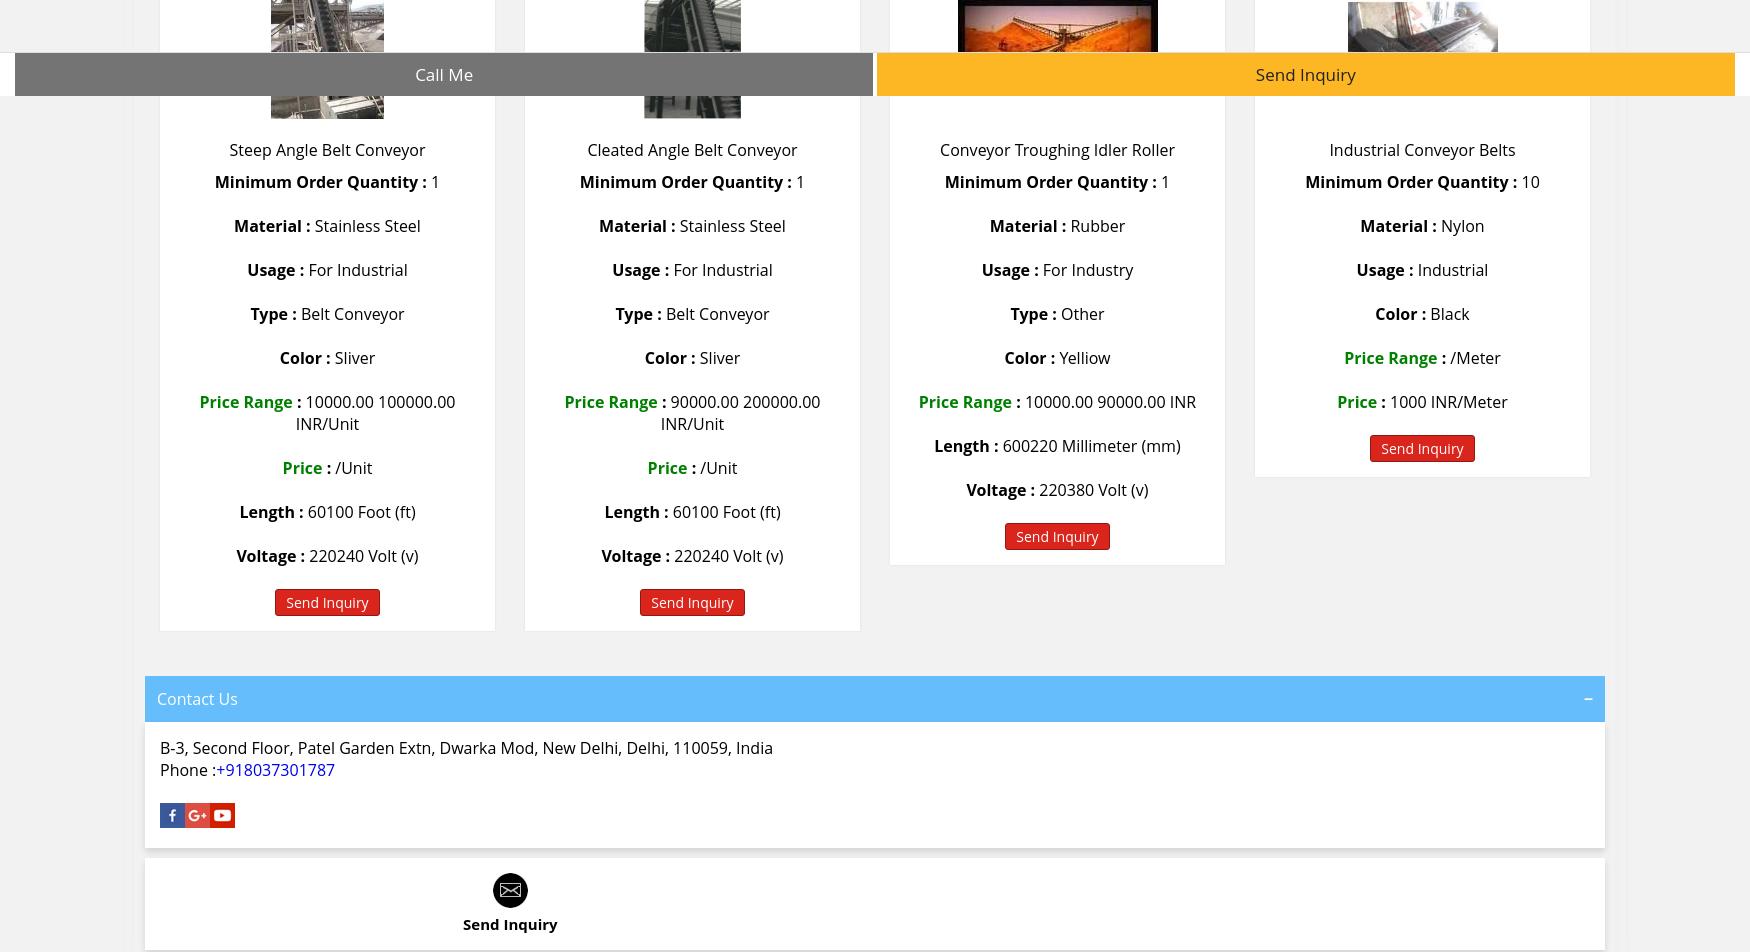  I want to click on '1000 INR/Meter', so click(1389, 400).